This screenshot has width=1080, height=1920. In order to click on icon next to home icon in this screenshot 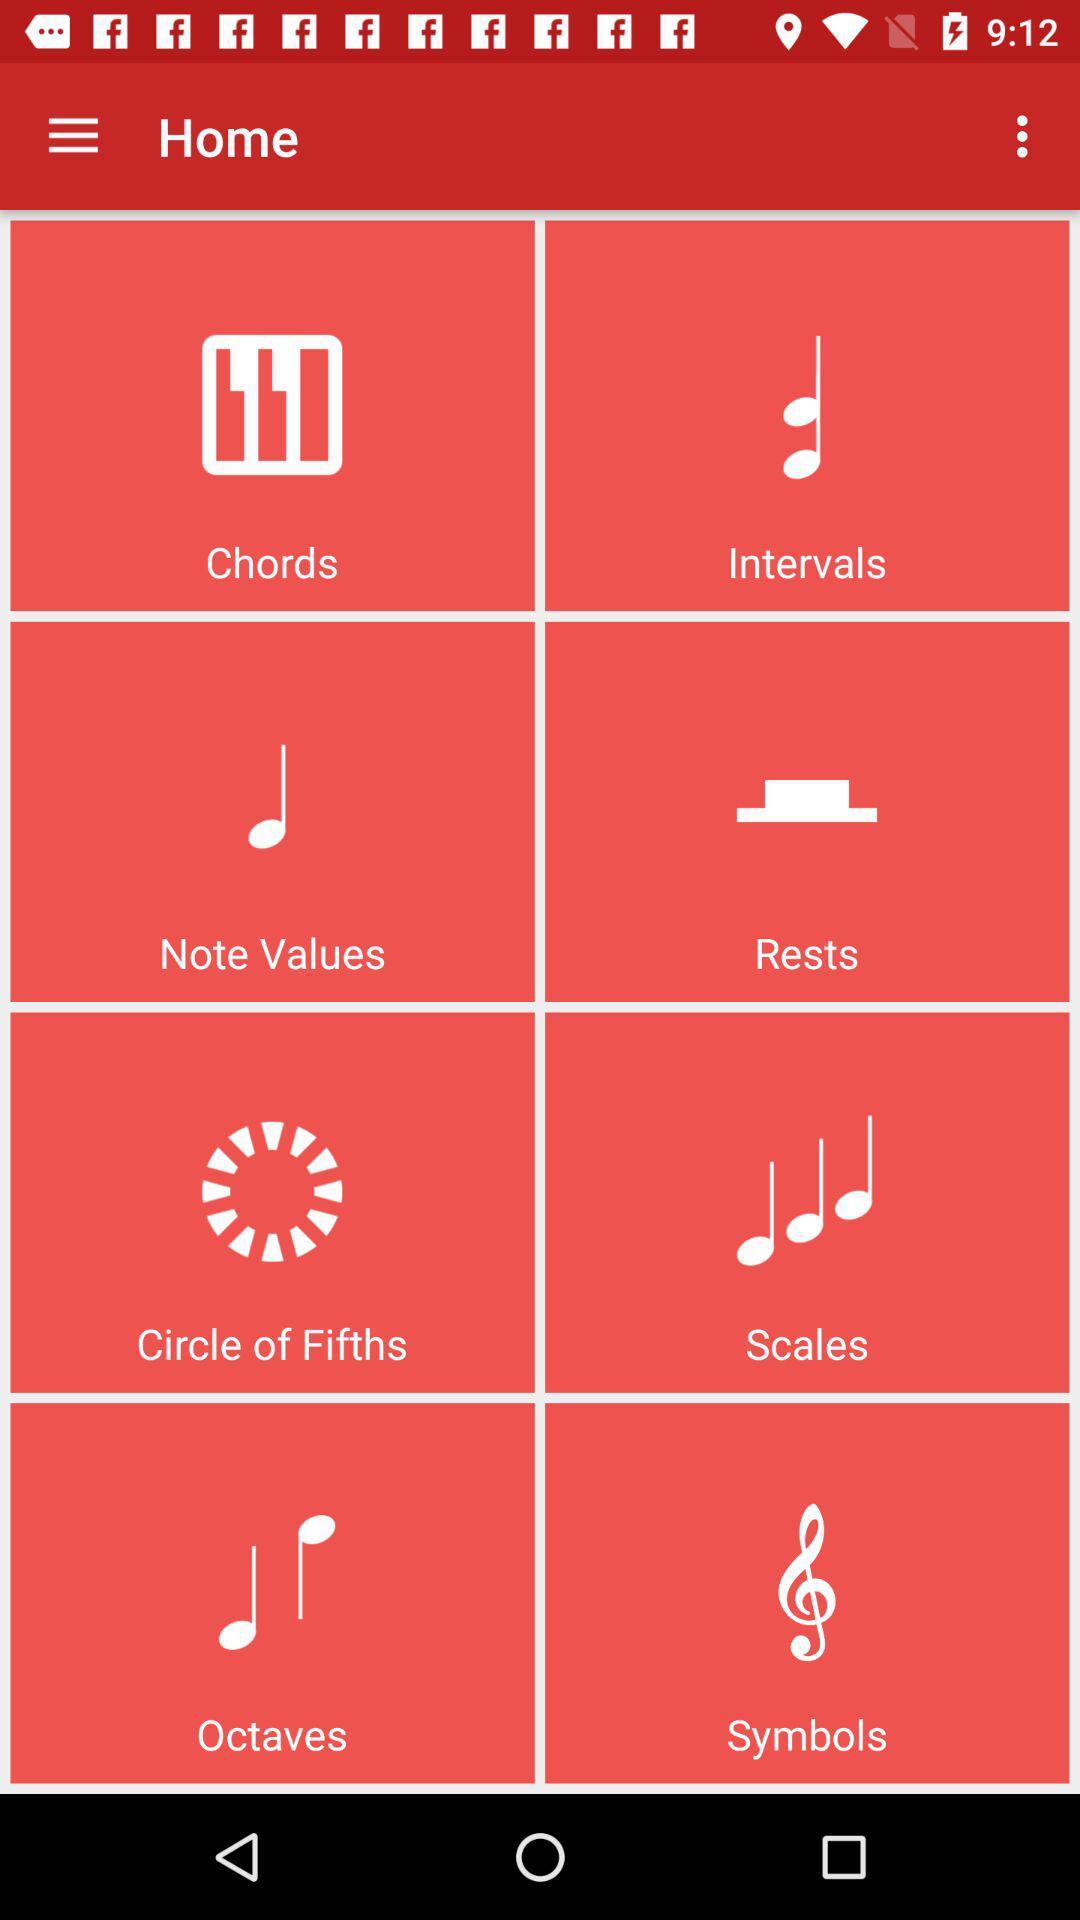, I will do `click(72, 135)`.